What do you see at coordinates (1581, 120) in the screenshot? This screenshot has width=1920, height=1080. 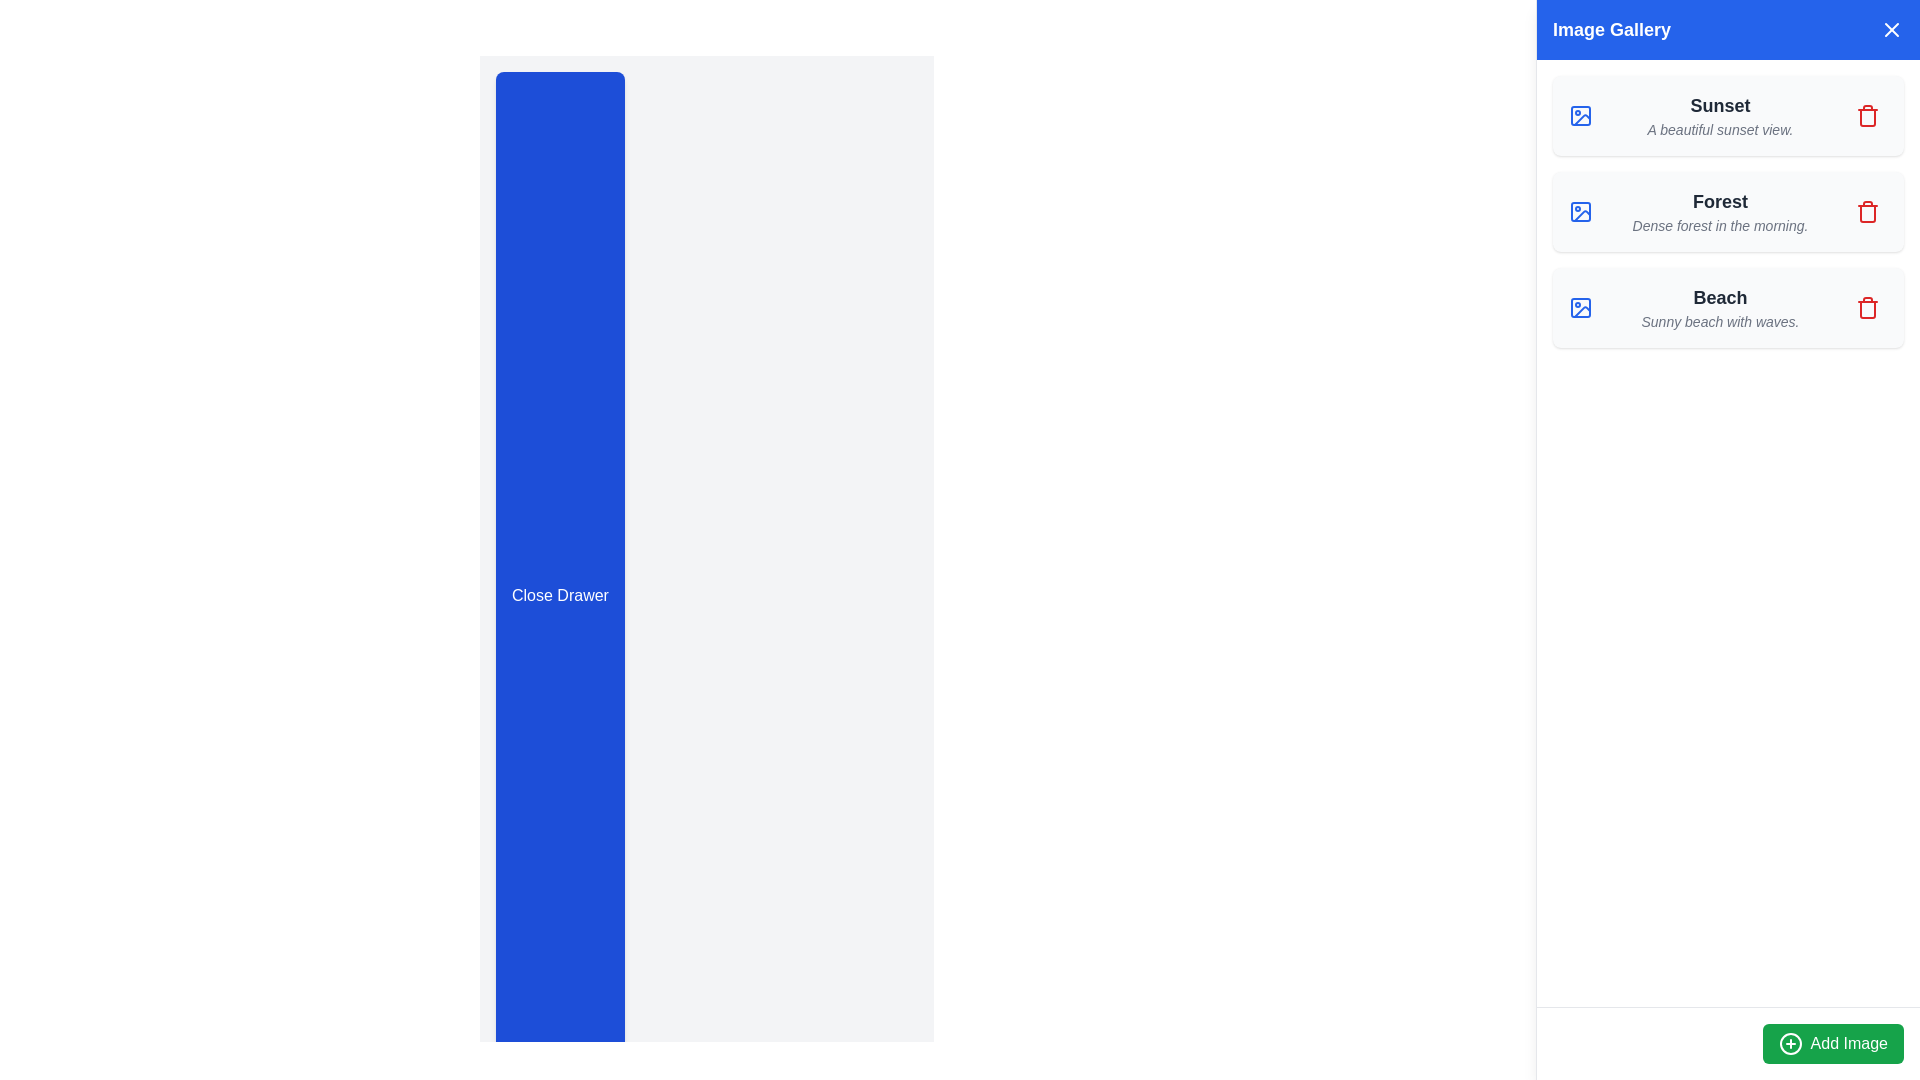 I see `the icon representing the 'Sunset' item, which appears as a diagonal line in a triangular arrangement within the topmost row of the panel displaying the list of items` at bounding box center [1581, 120].